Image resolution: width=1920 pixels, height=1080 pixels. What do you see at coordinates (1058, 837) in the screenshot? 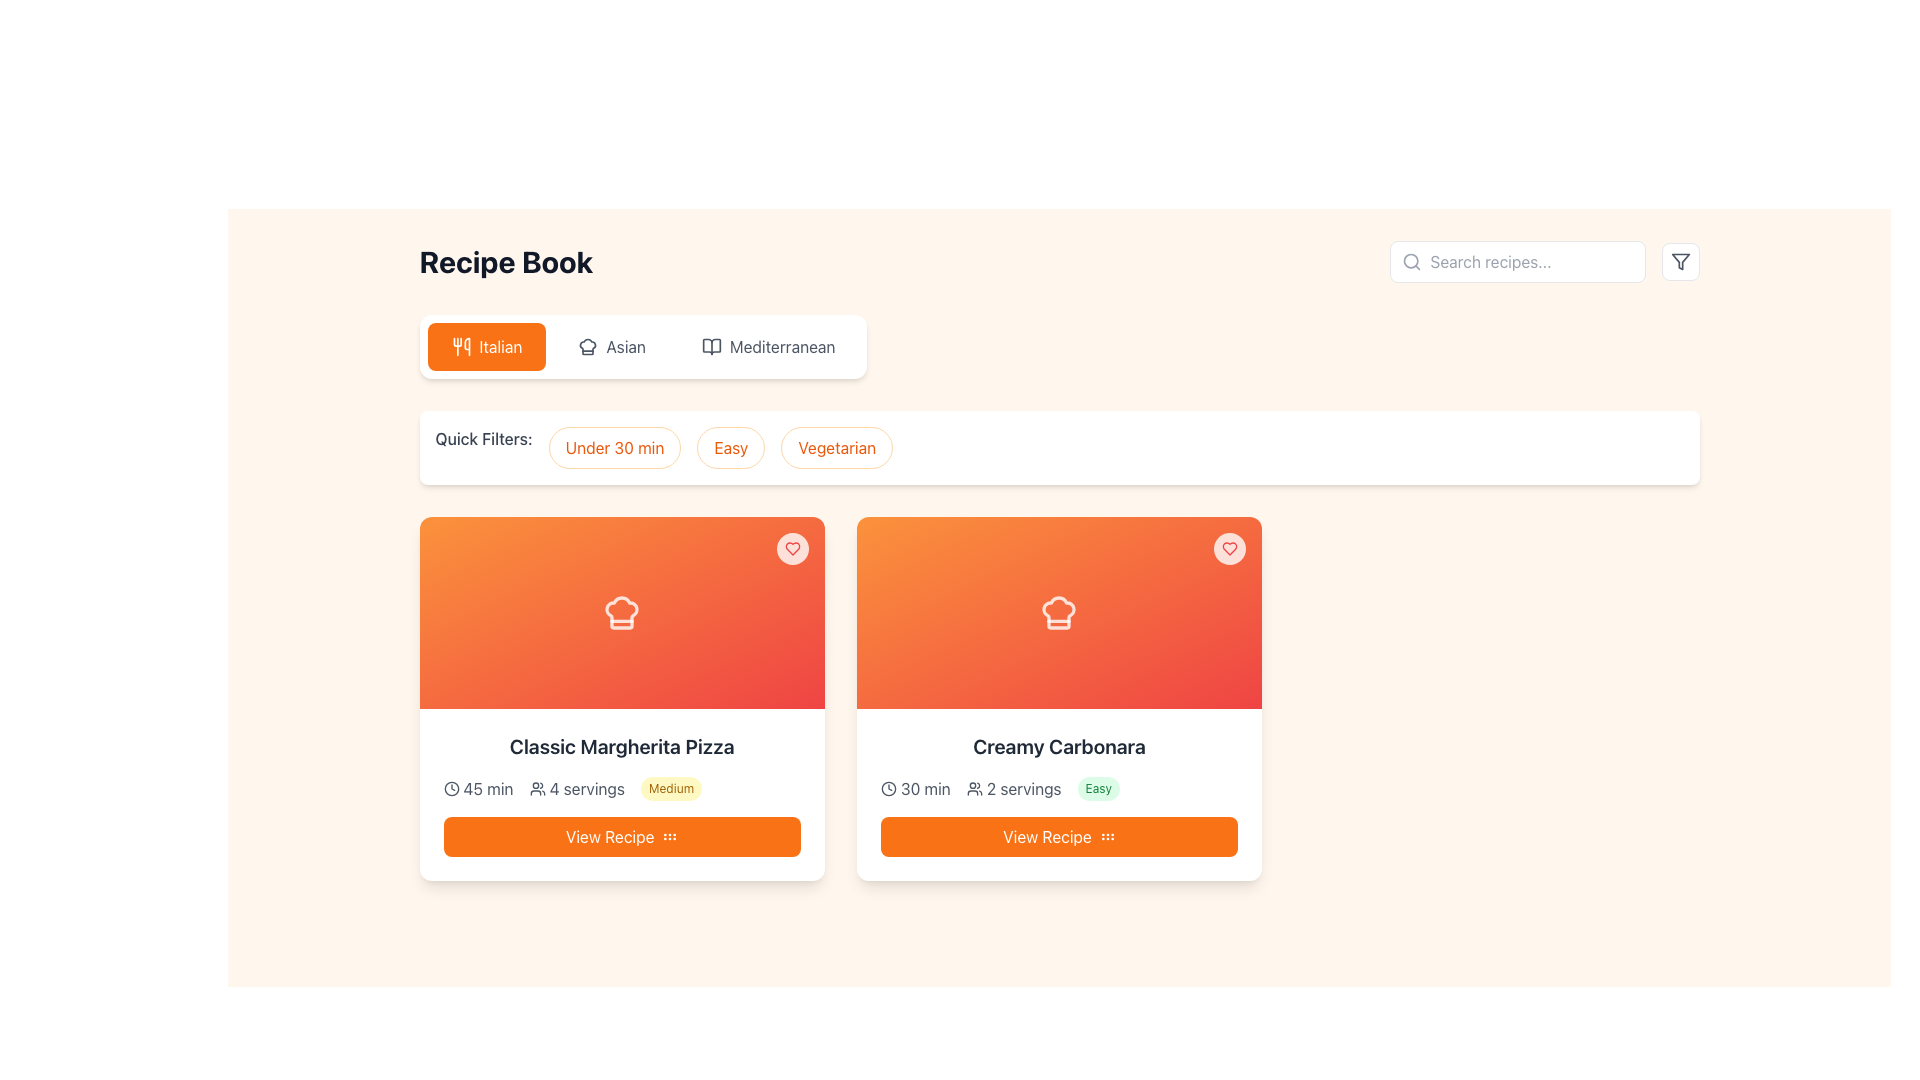
I see `the button located at the bottom center of the 'Creamy Carbonara' recipe card` at bounding box center [1058, 837].